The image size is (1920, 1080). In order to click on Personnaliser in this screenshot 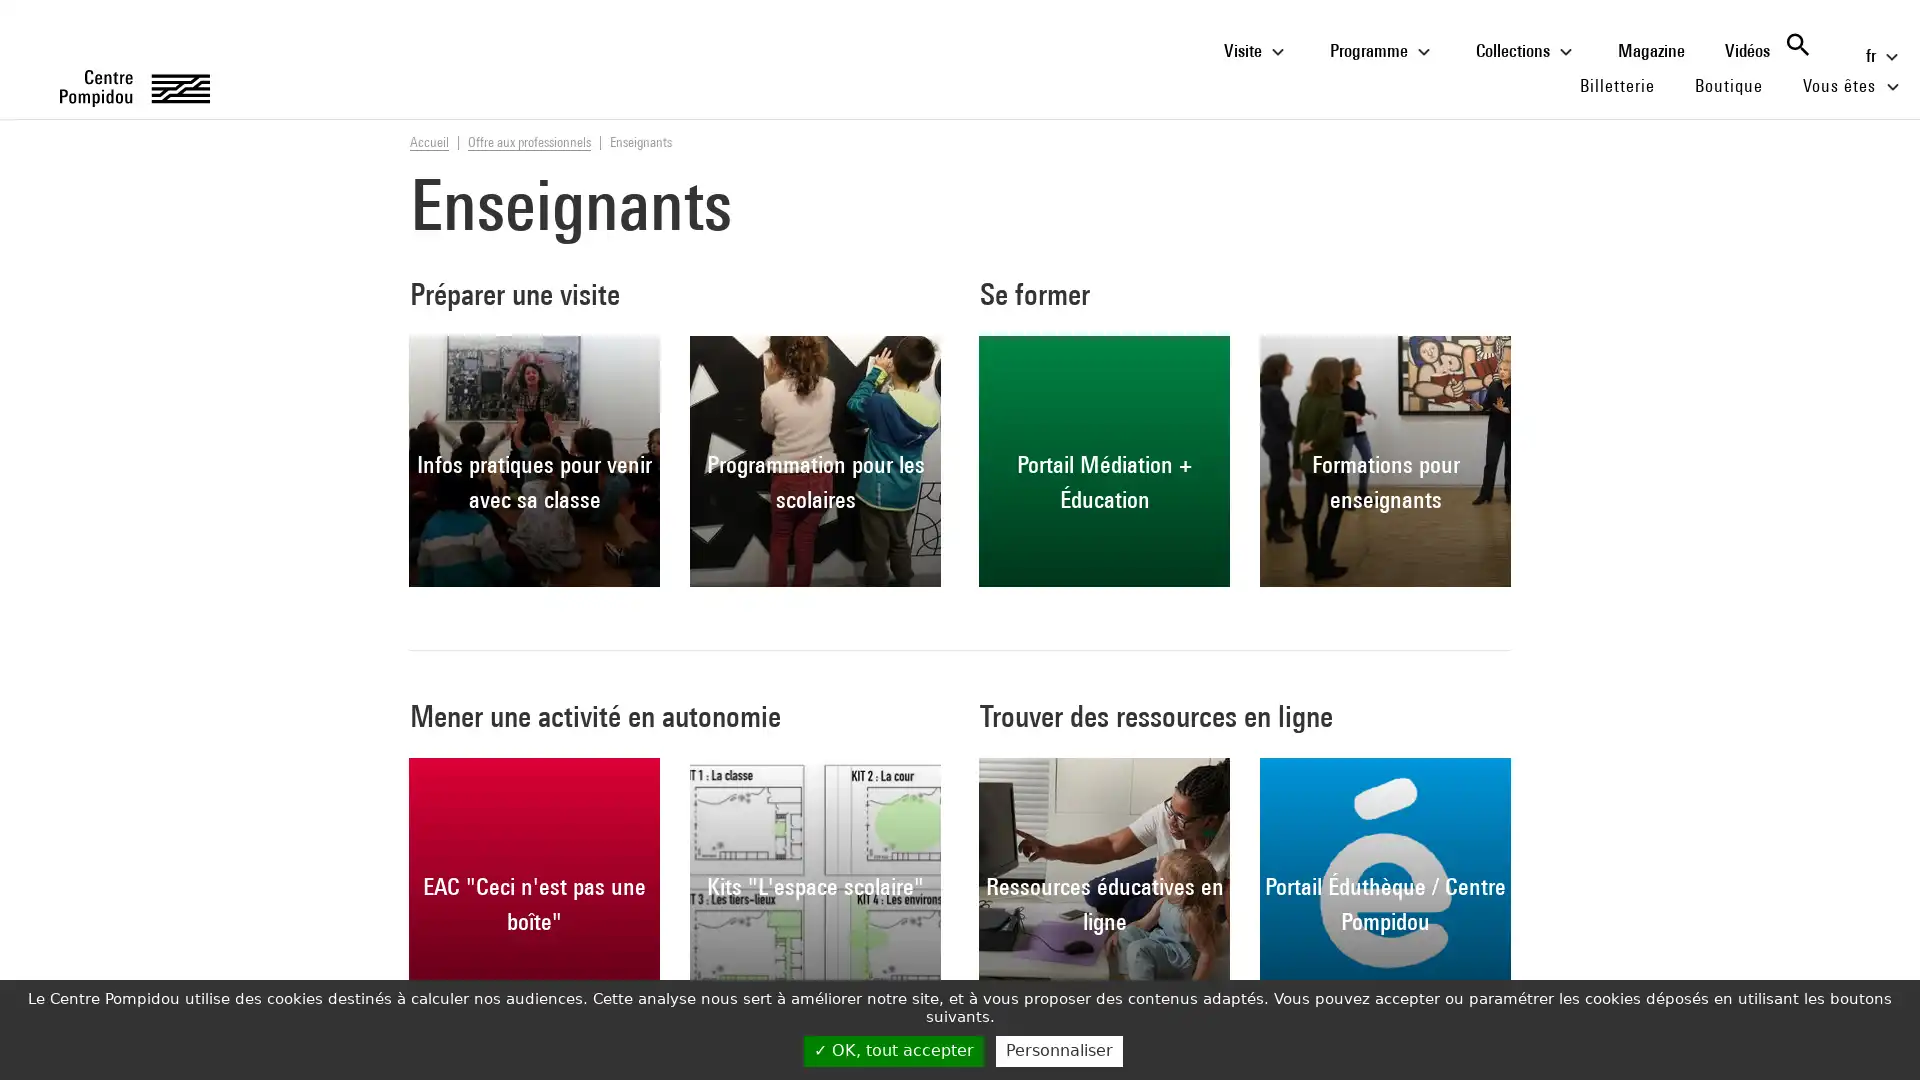, I will do `click(1058, 1050)`.